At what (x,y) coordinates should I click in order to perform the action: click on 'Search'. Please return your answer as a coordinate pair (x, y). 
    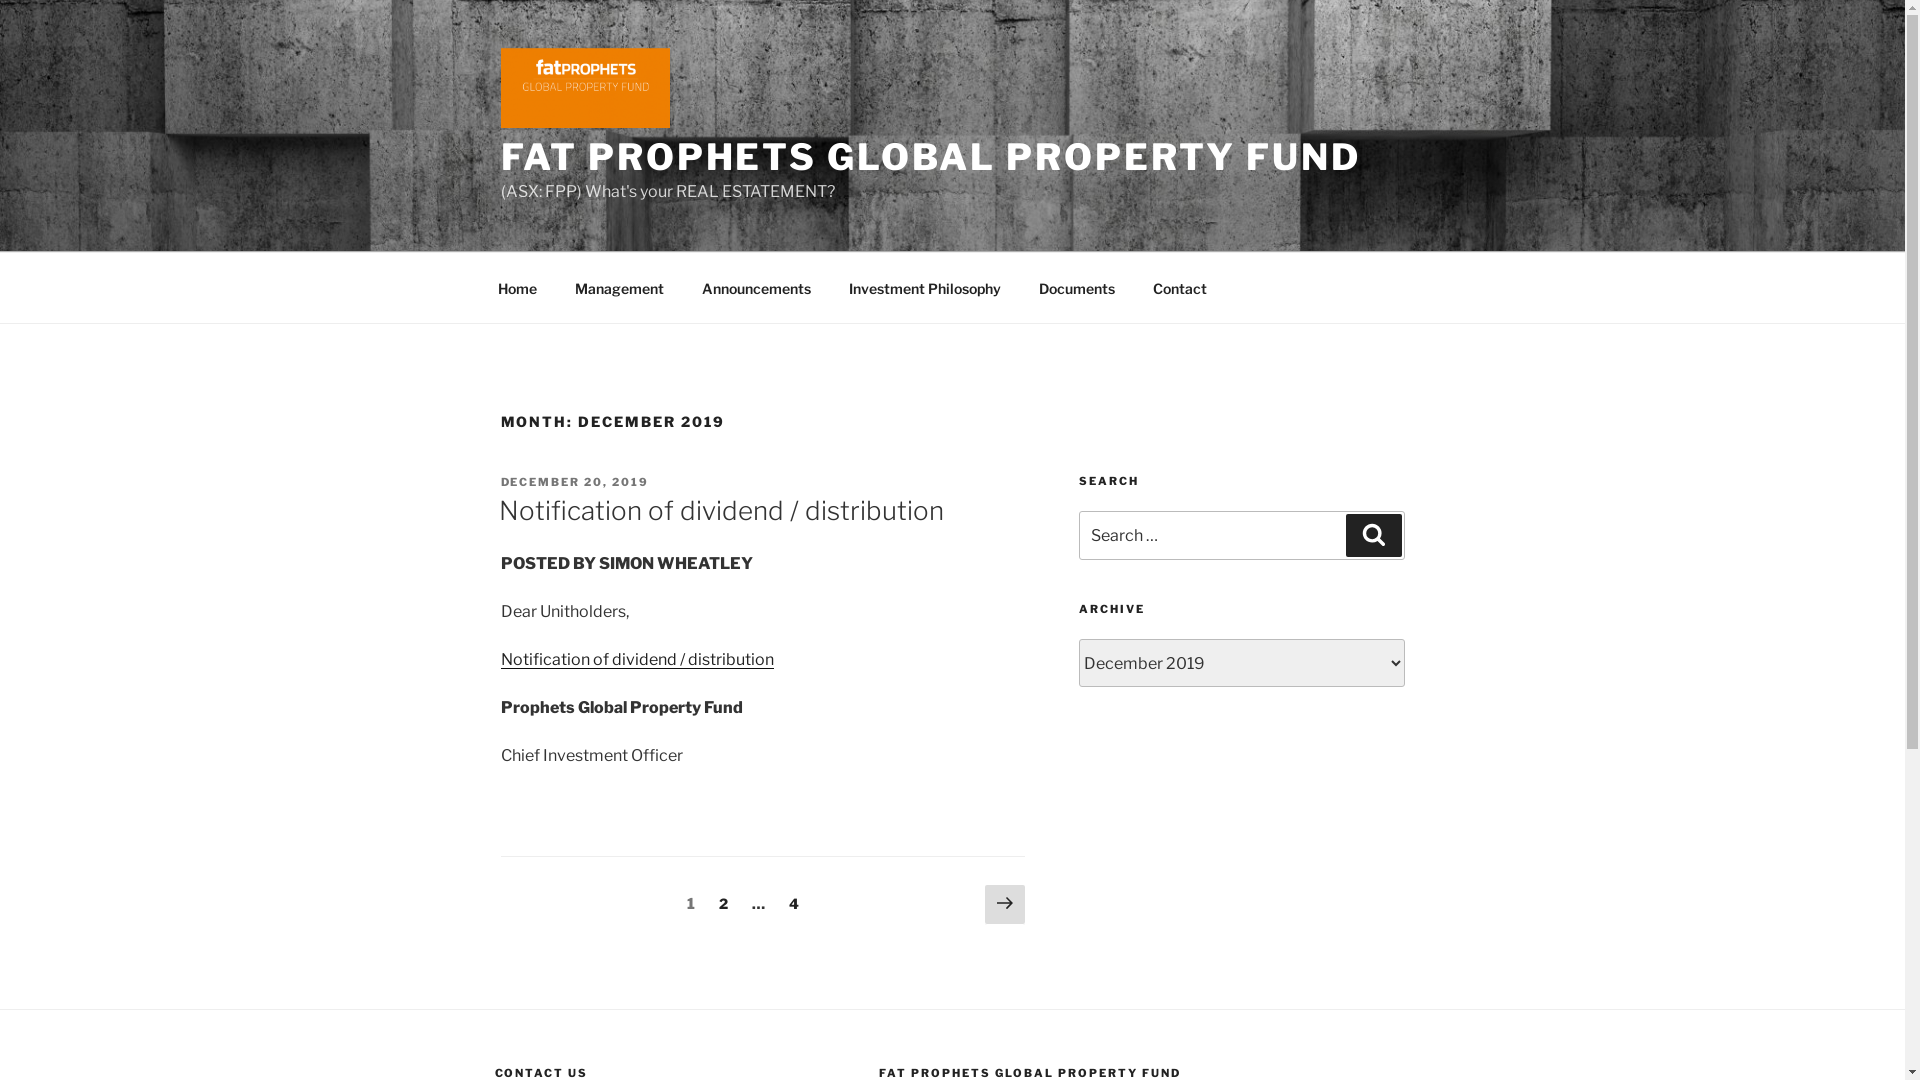
    Looking at the image, I should click on (1372, 534).